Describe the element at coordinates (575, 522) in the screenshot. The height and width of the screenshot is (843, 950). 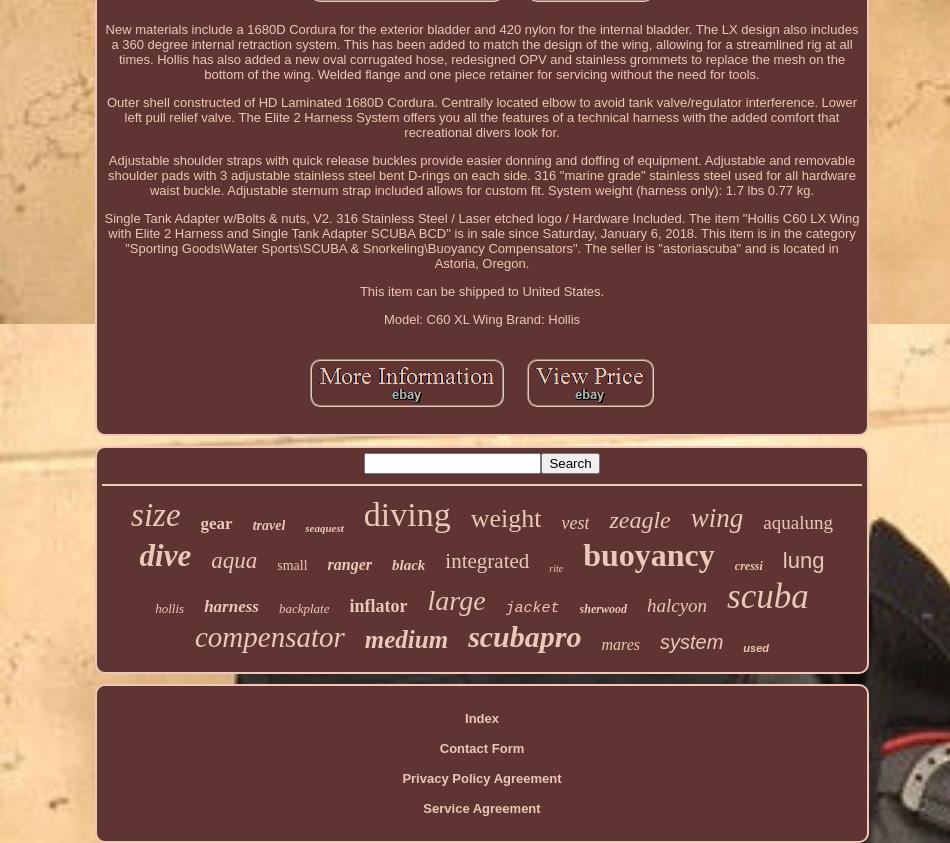
I see `'vest'` at that location.